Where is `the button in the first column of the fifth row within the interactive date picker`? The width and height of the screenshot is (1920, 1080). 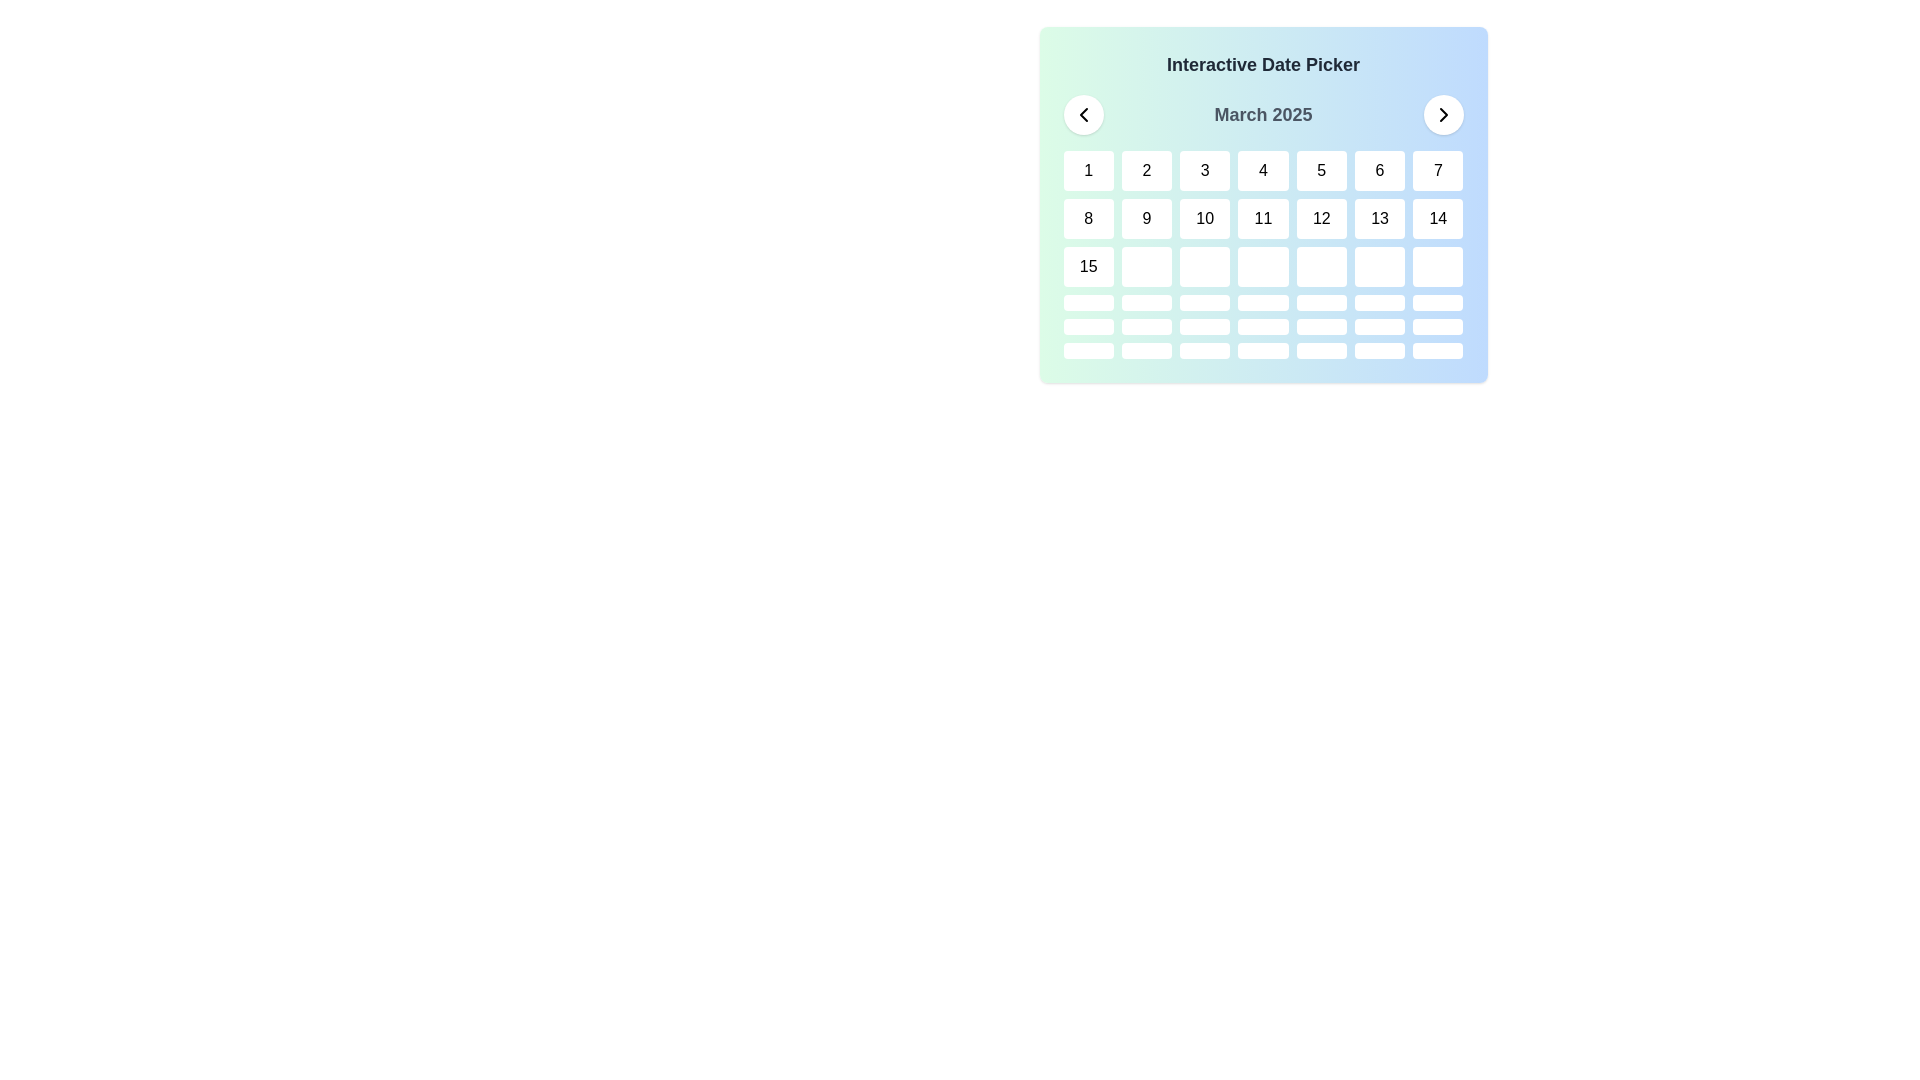 the button in the first column of the fifth row within the interactive date picker is located at coordinates (1087, 303).